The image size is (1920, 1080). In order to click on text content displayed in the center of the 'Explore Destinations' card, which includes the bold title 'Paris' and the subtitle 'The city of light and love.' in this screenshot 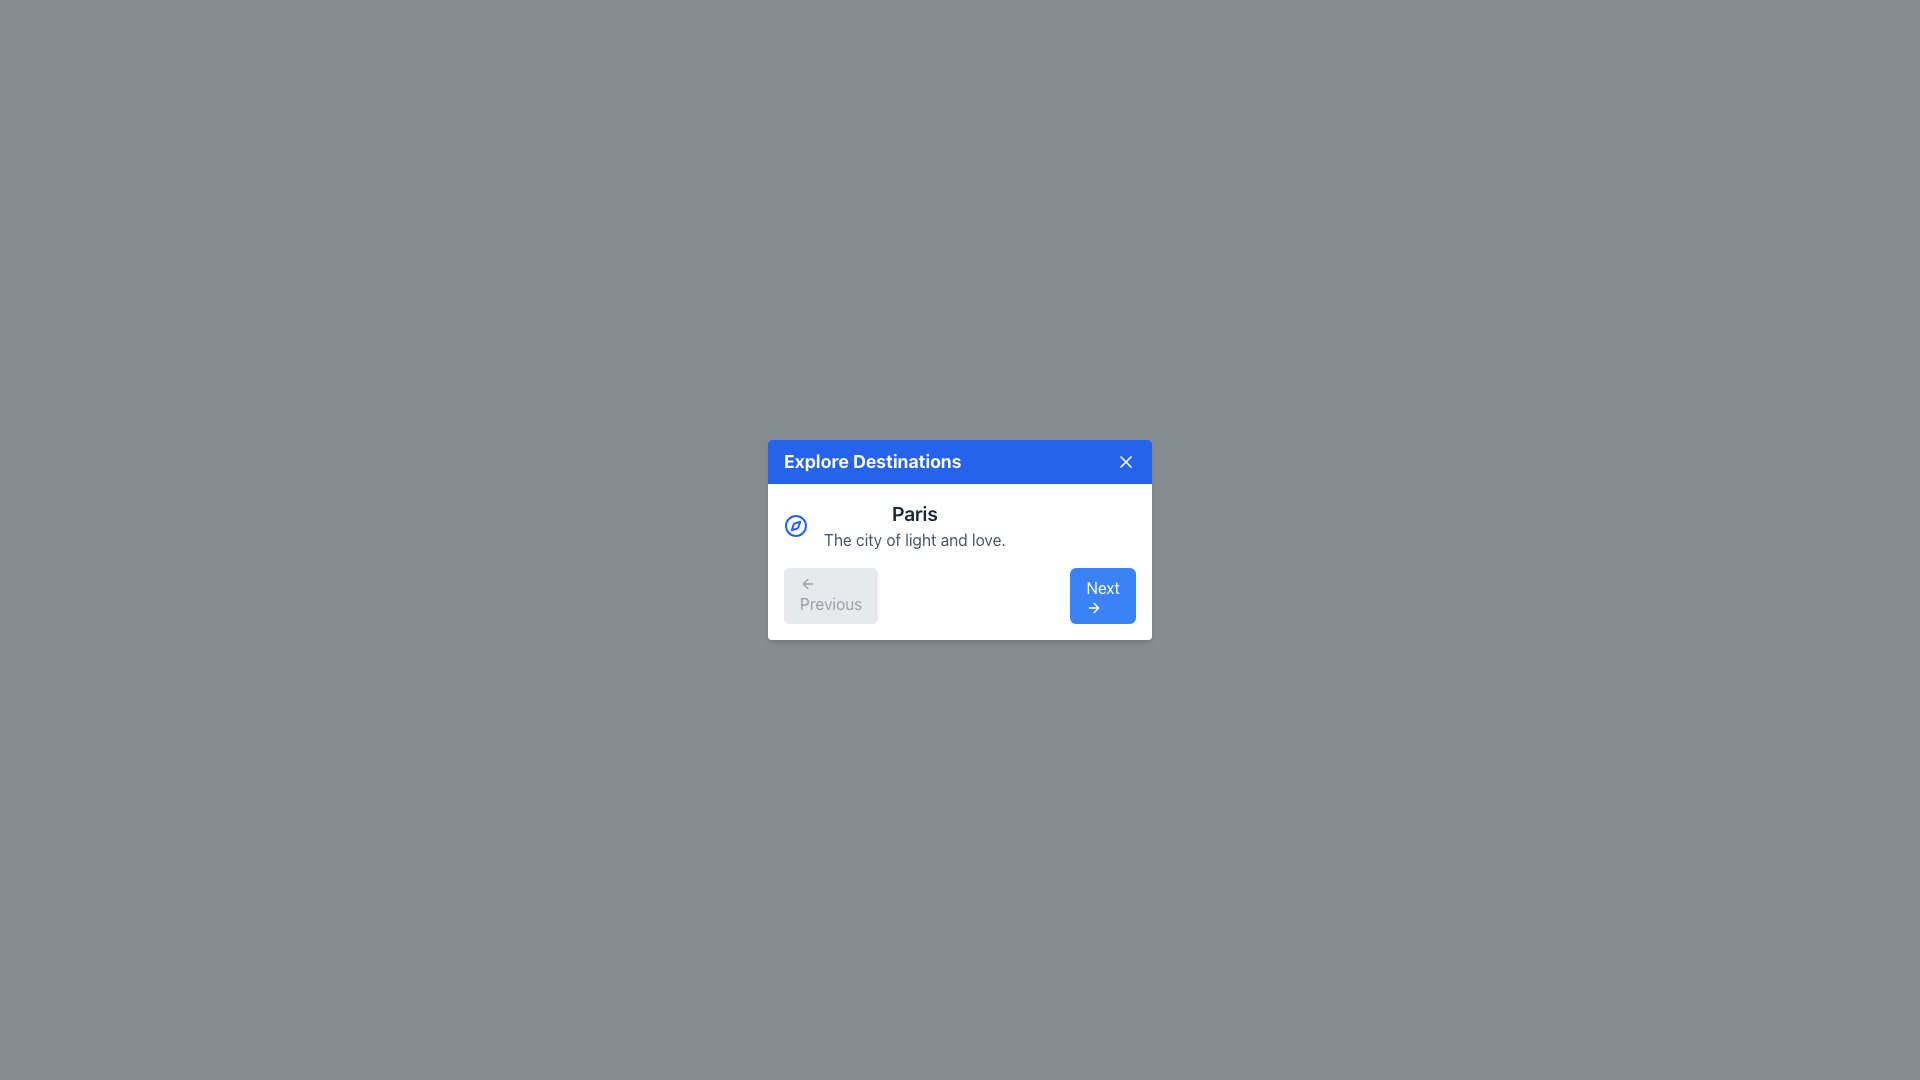, I will do `click(913, 524)`.